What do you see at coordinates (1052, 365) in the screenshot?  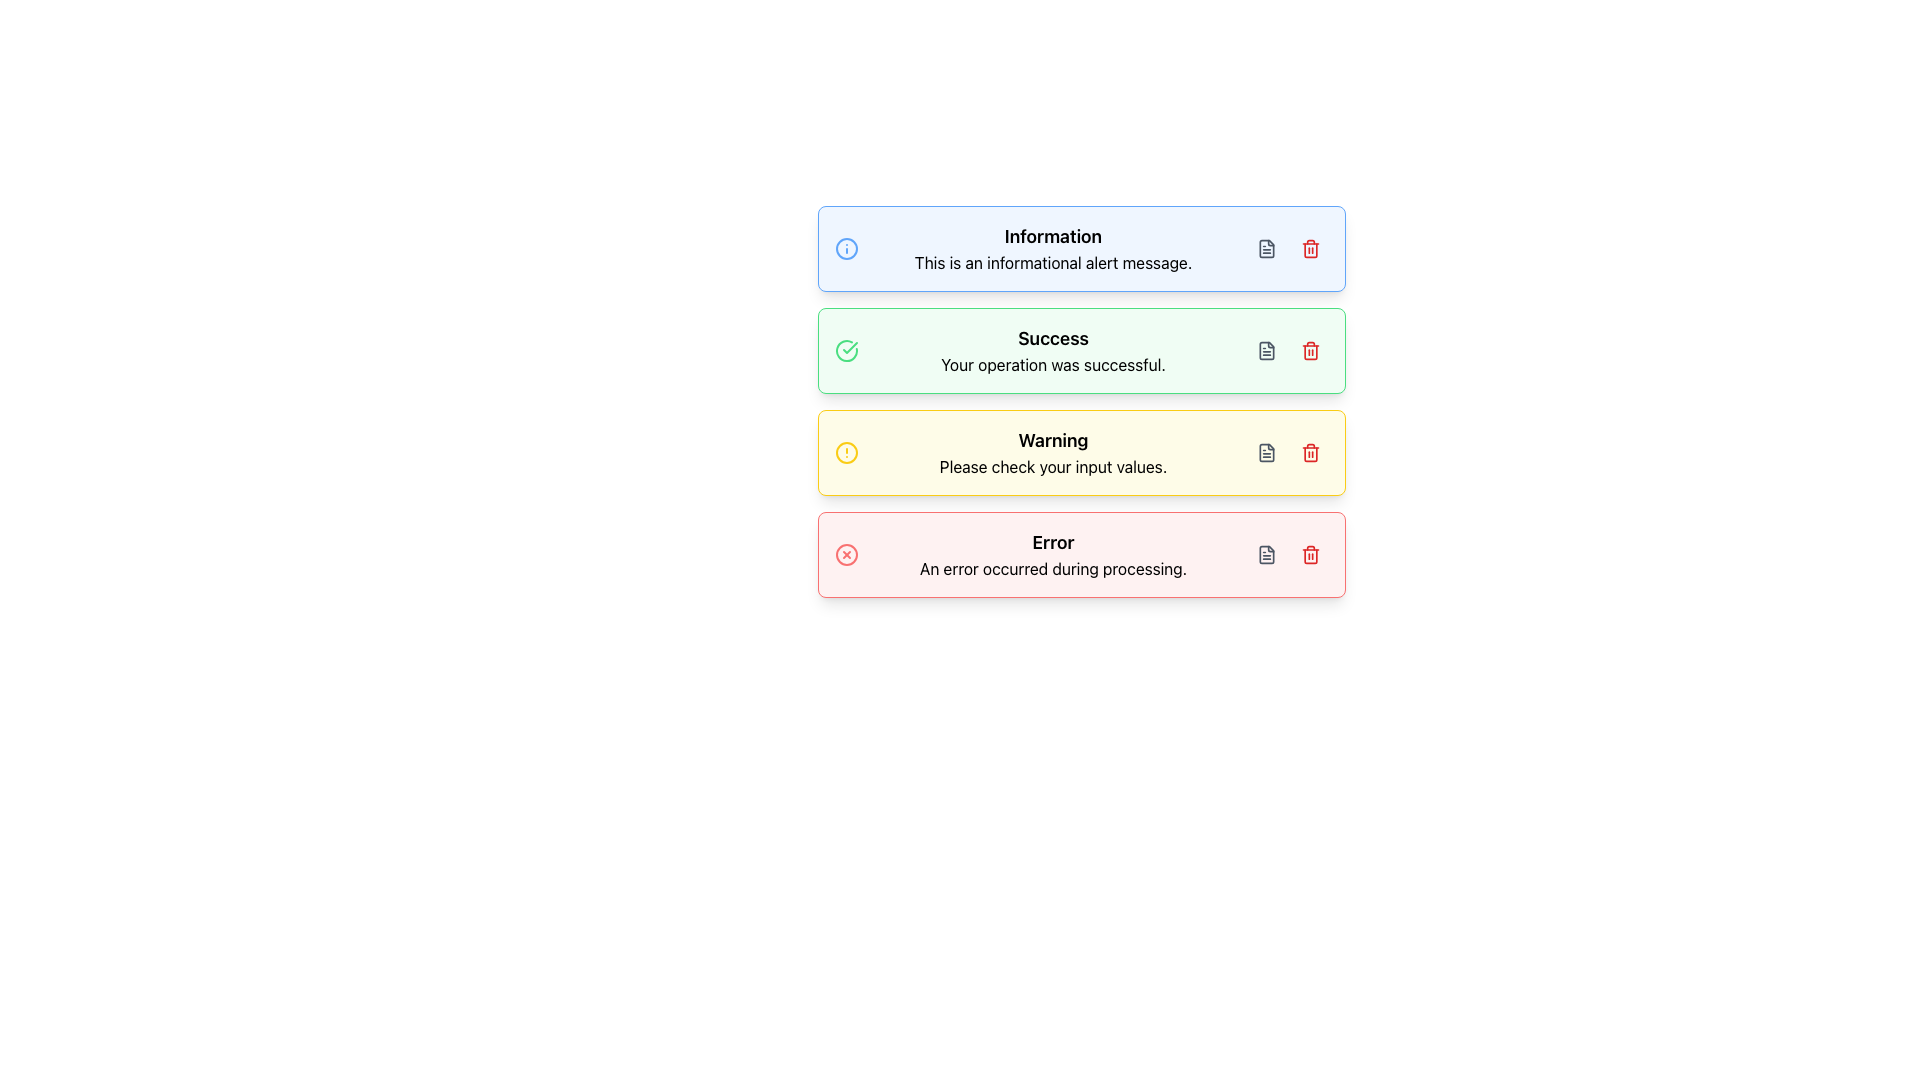 I see `success message displayed in the second alert box, positioned below the text 'Success' and aligned with the green theme` at bounding box center [1052, 365].